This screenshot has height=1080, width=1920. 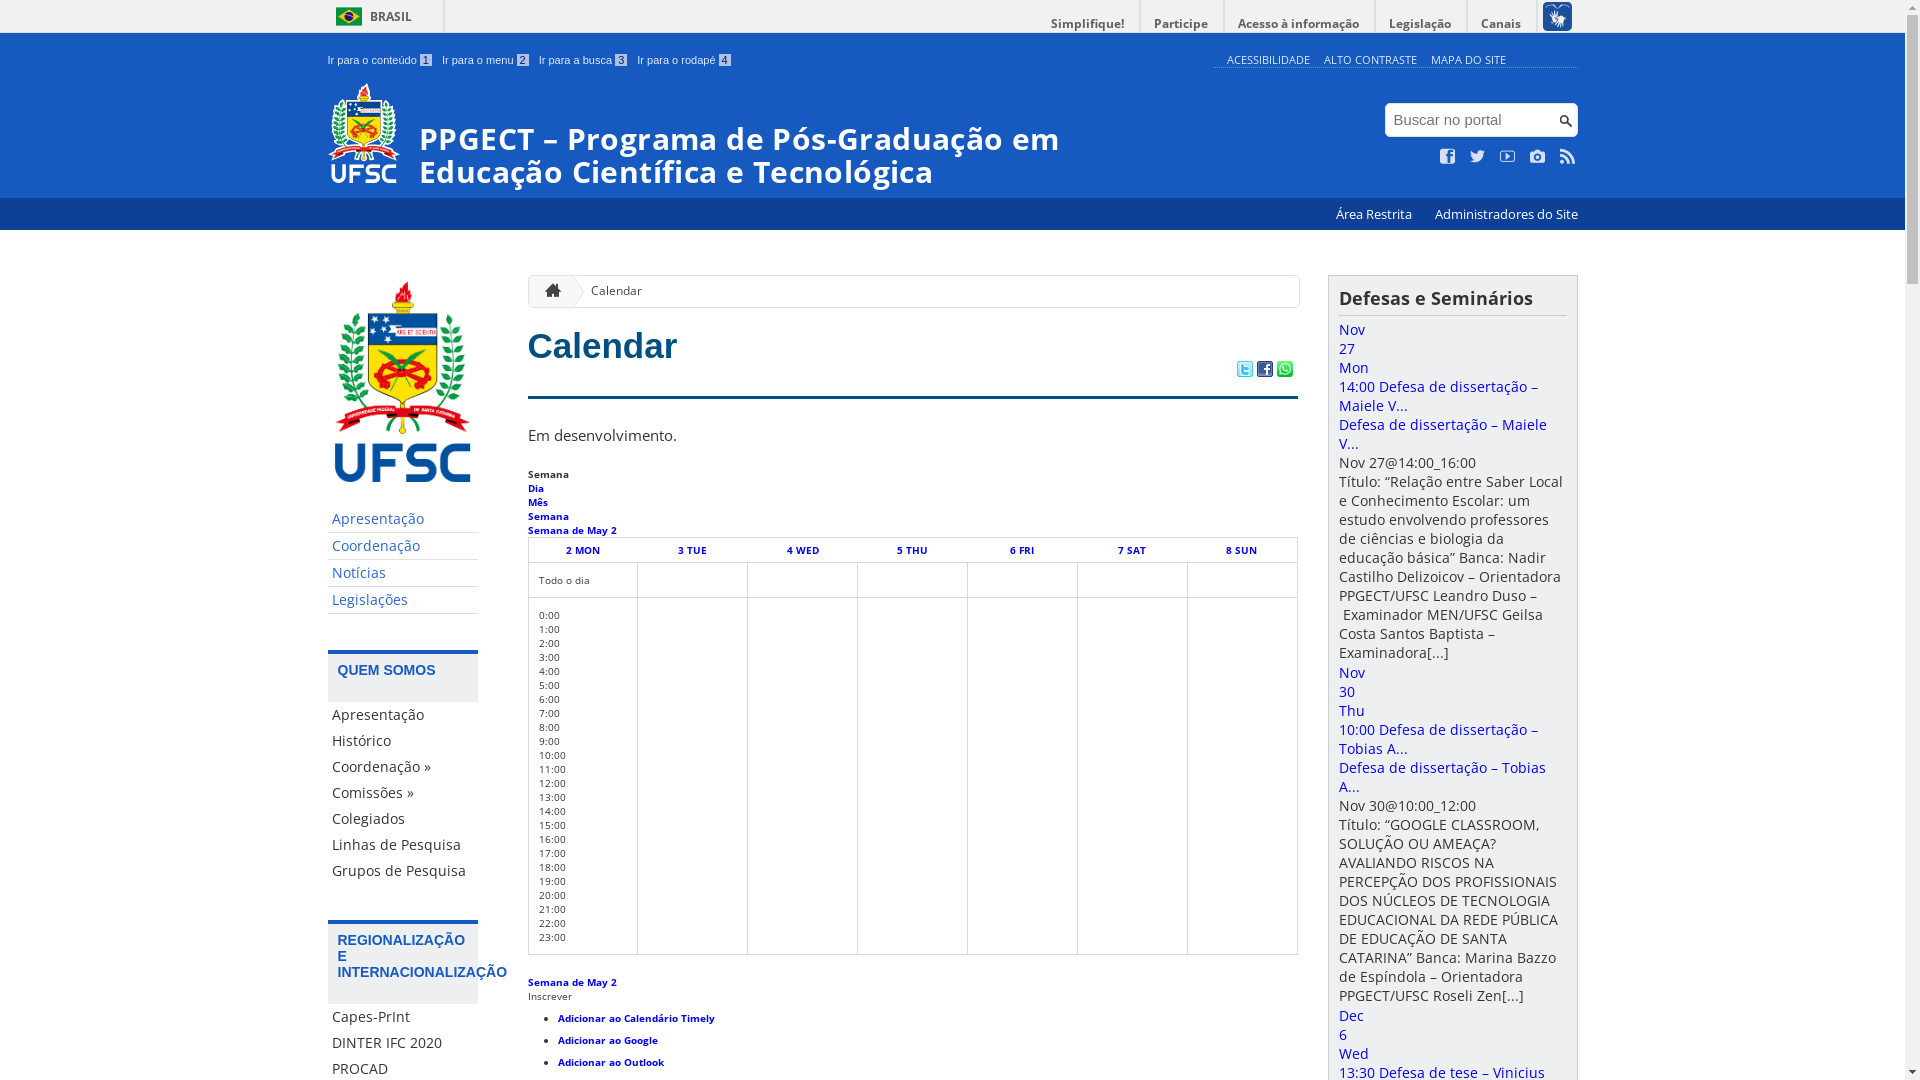 I want to click on '8 SUN', so click(x=1240, y=550).